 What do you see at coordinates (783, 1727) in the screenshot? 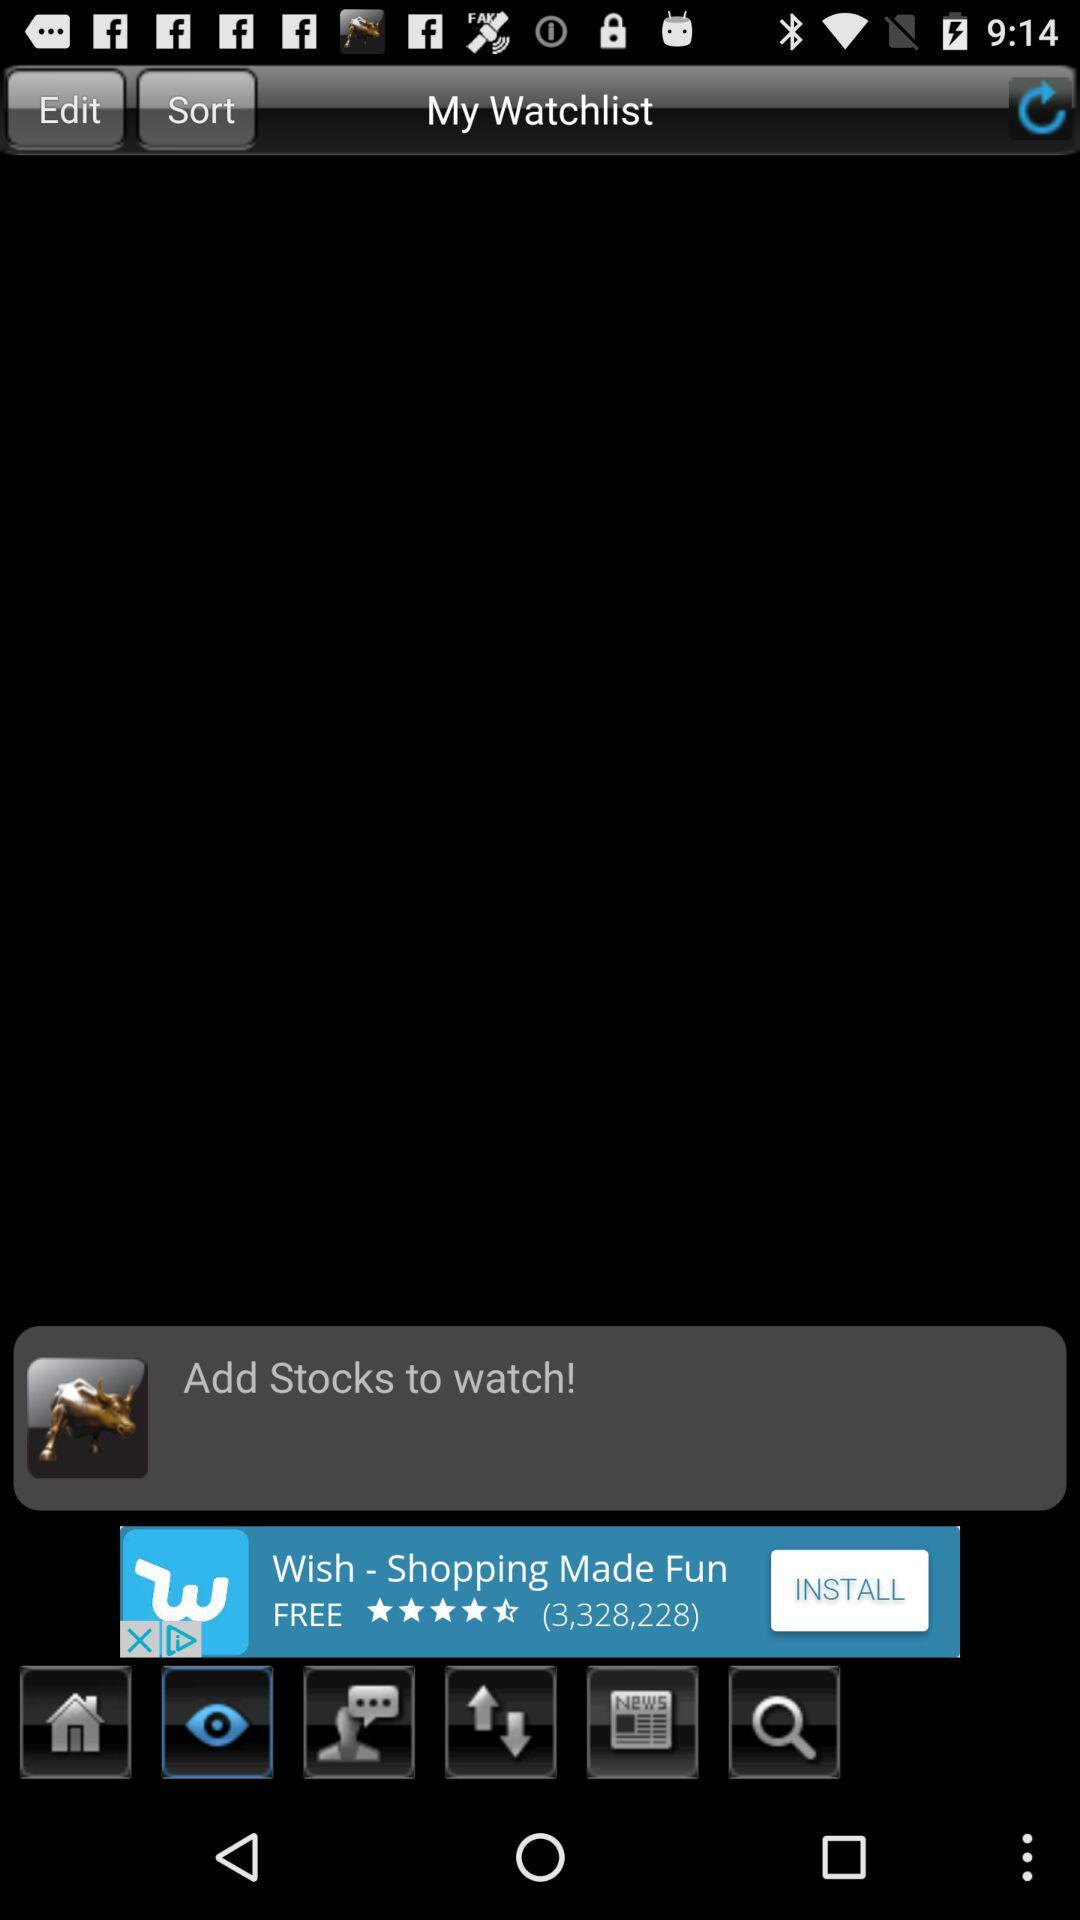
I see `search` at bounding box center [783, 1727].